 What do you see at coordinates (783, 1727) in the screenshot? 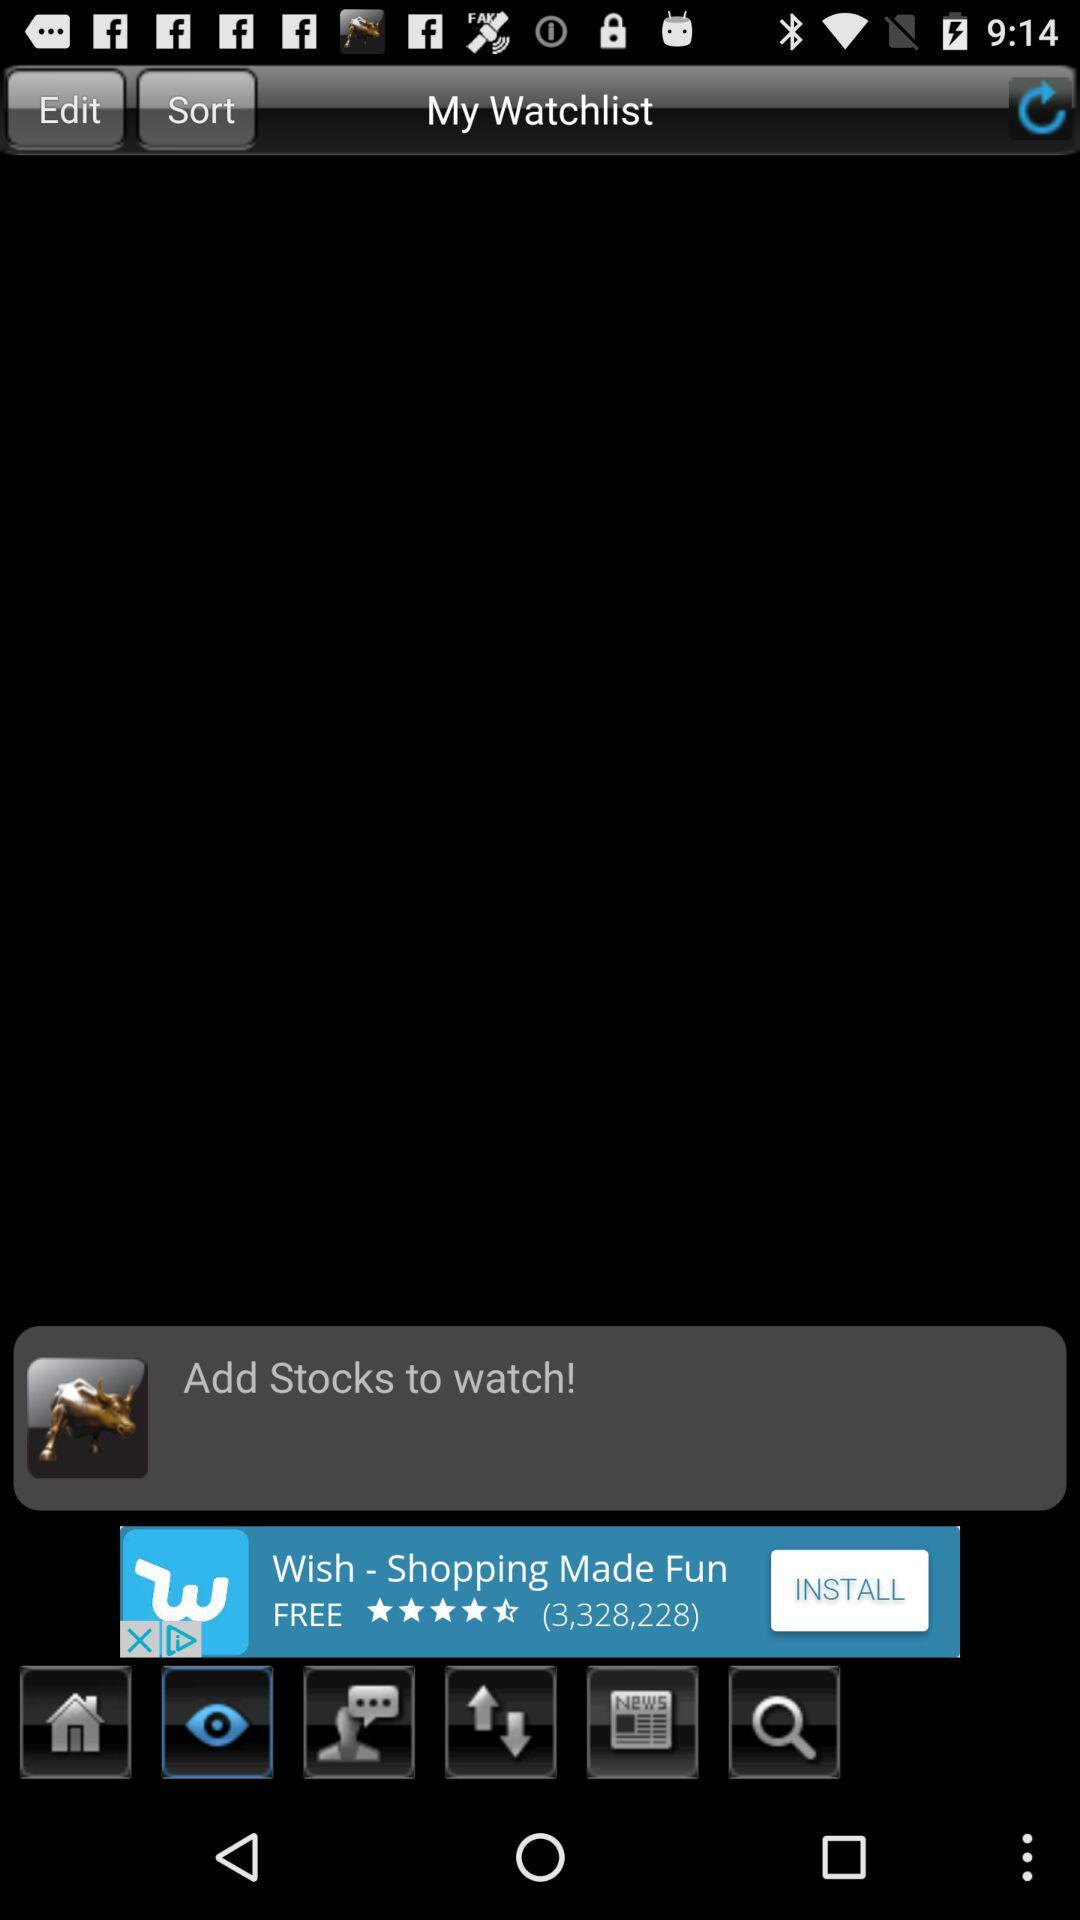
I see `search` at bounding box center [783, 1727].